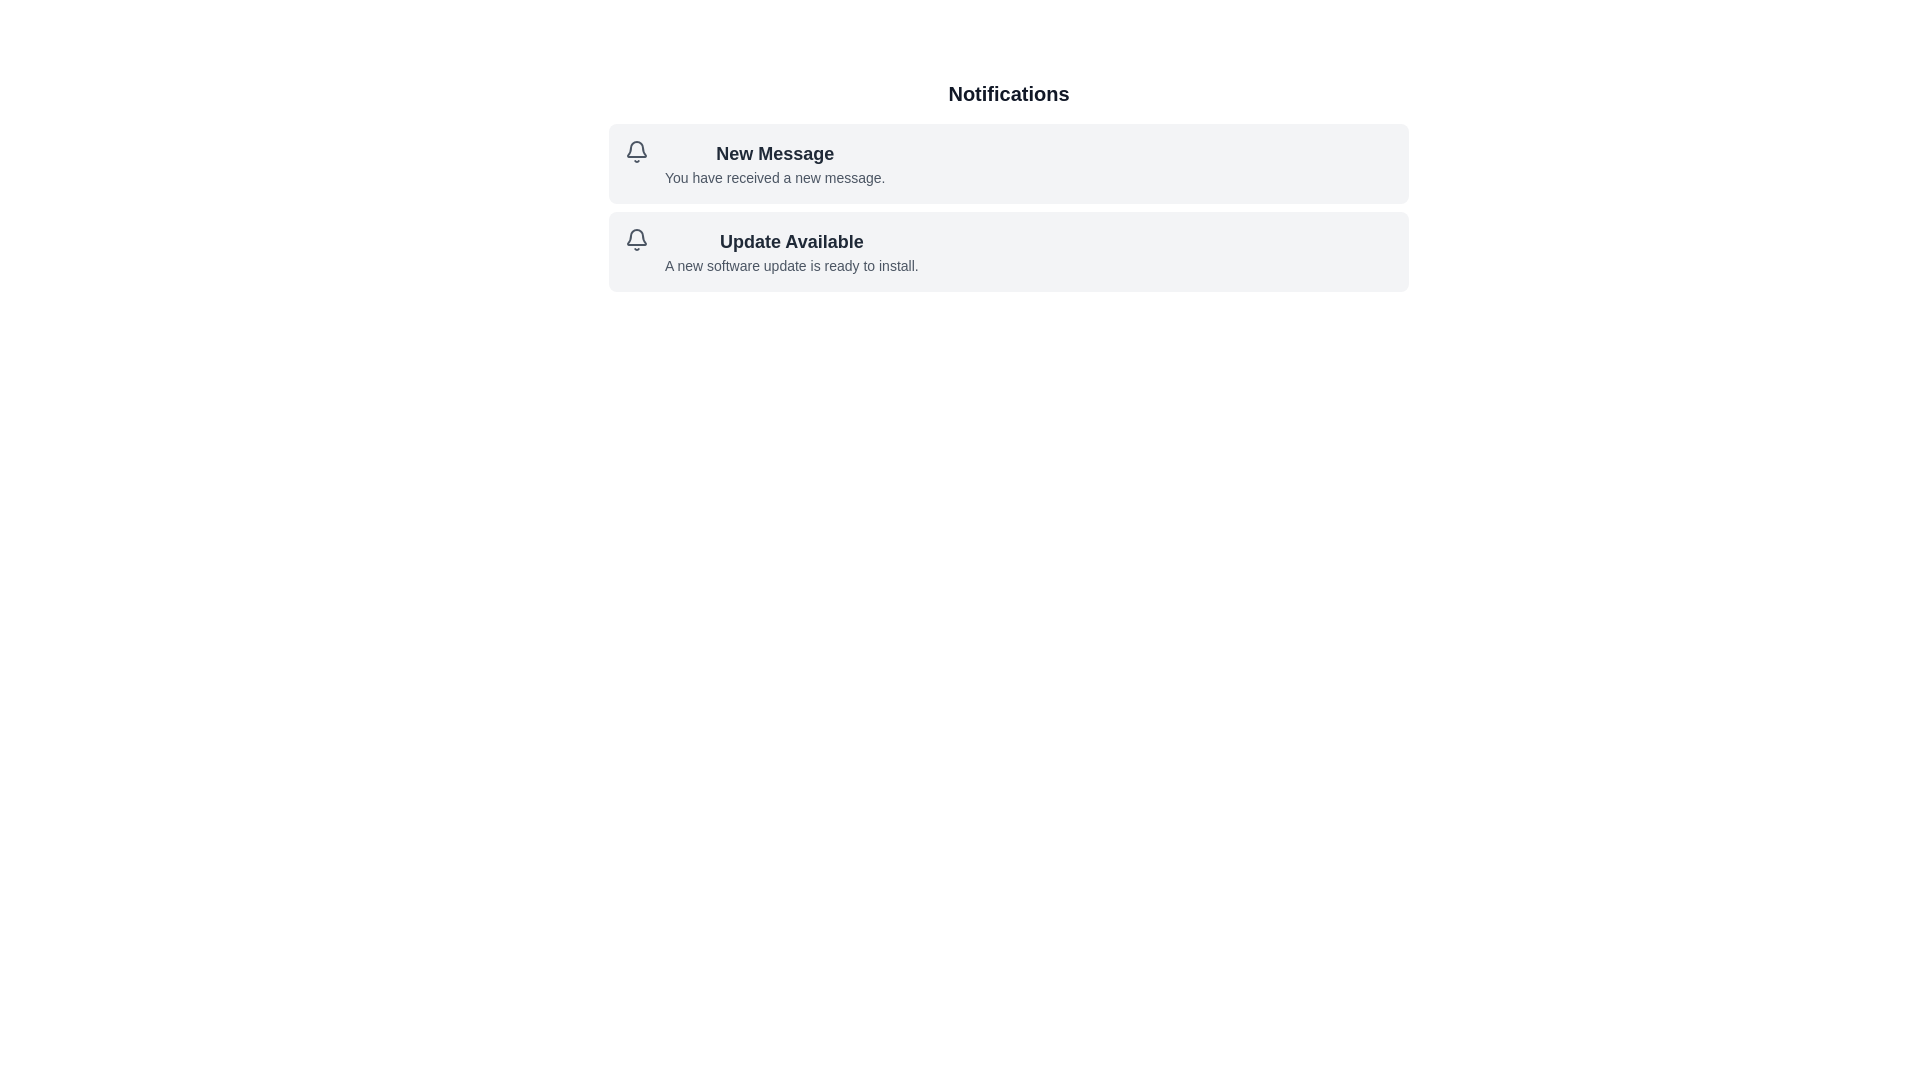 This screenshot has width=1920, height=1080. I want to click on text from the 'Update Available' notification block, which is located in the second notification card below the 'Notifications' title and to the right of the bell icon, so click(790, 250).